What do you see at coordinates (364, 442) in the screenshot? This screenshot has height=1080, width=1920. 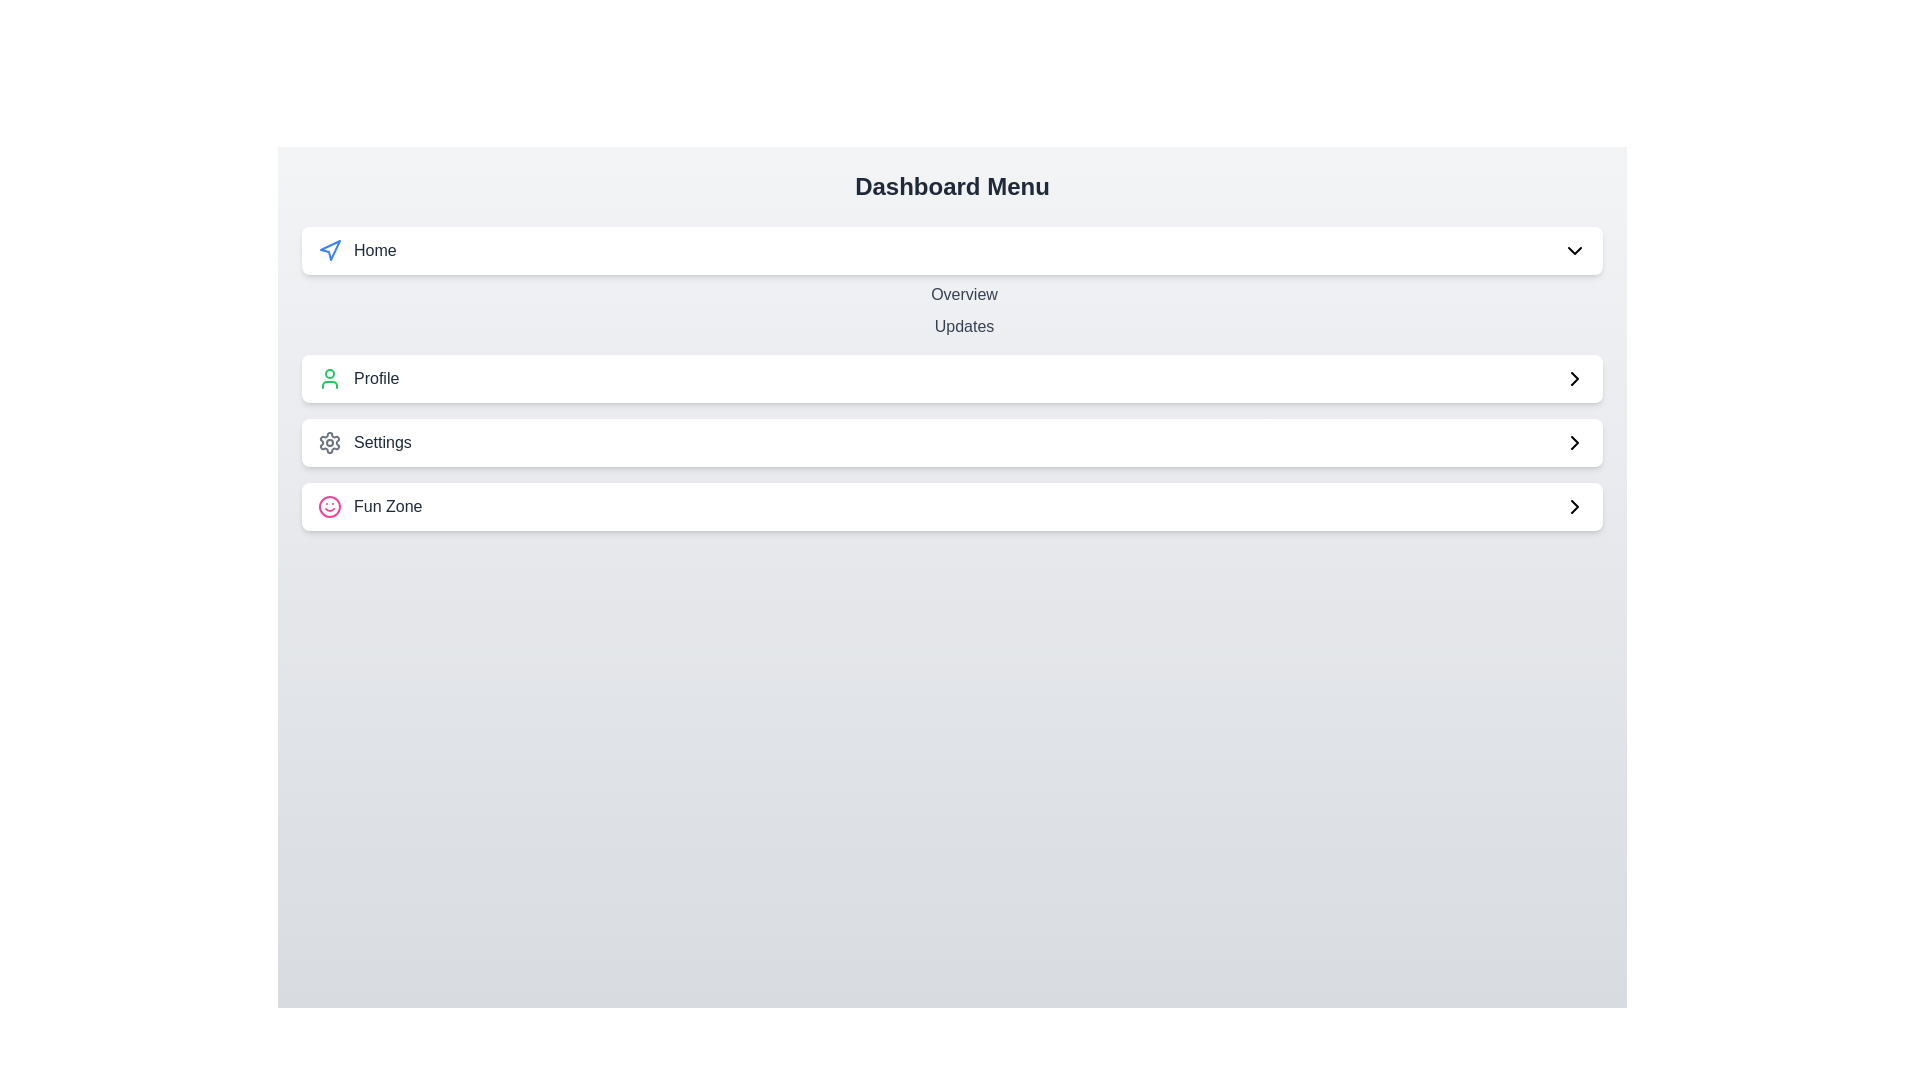 I see `the 'Settings' navigation menu item, which features a gear icon and gray text in medium font, located in the third row of the menu` at bounding box center [364, 442].